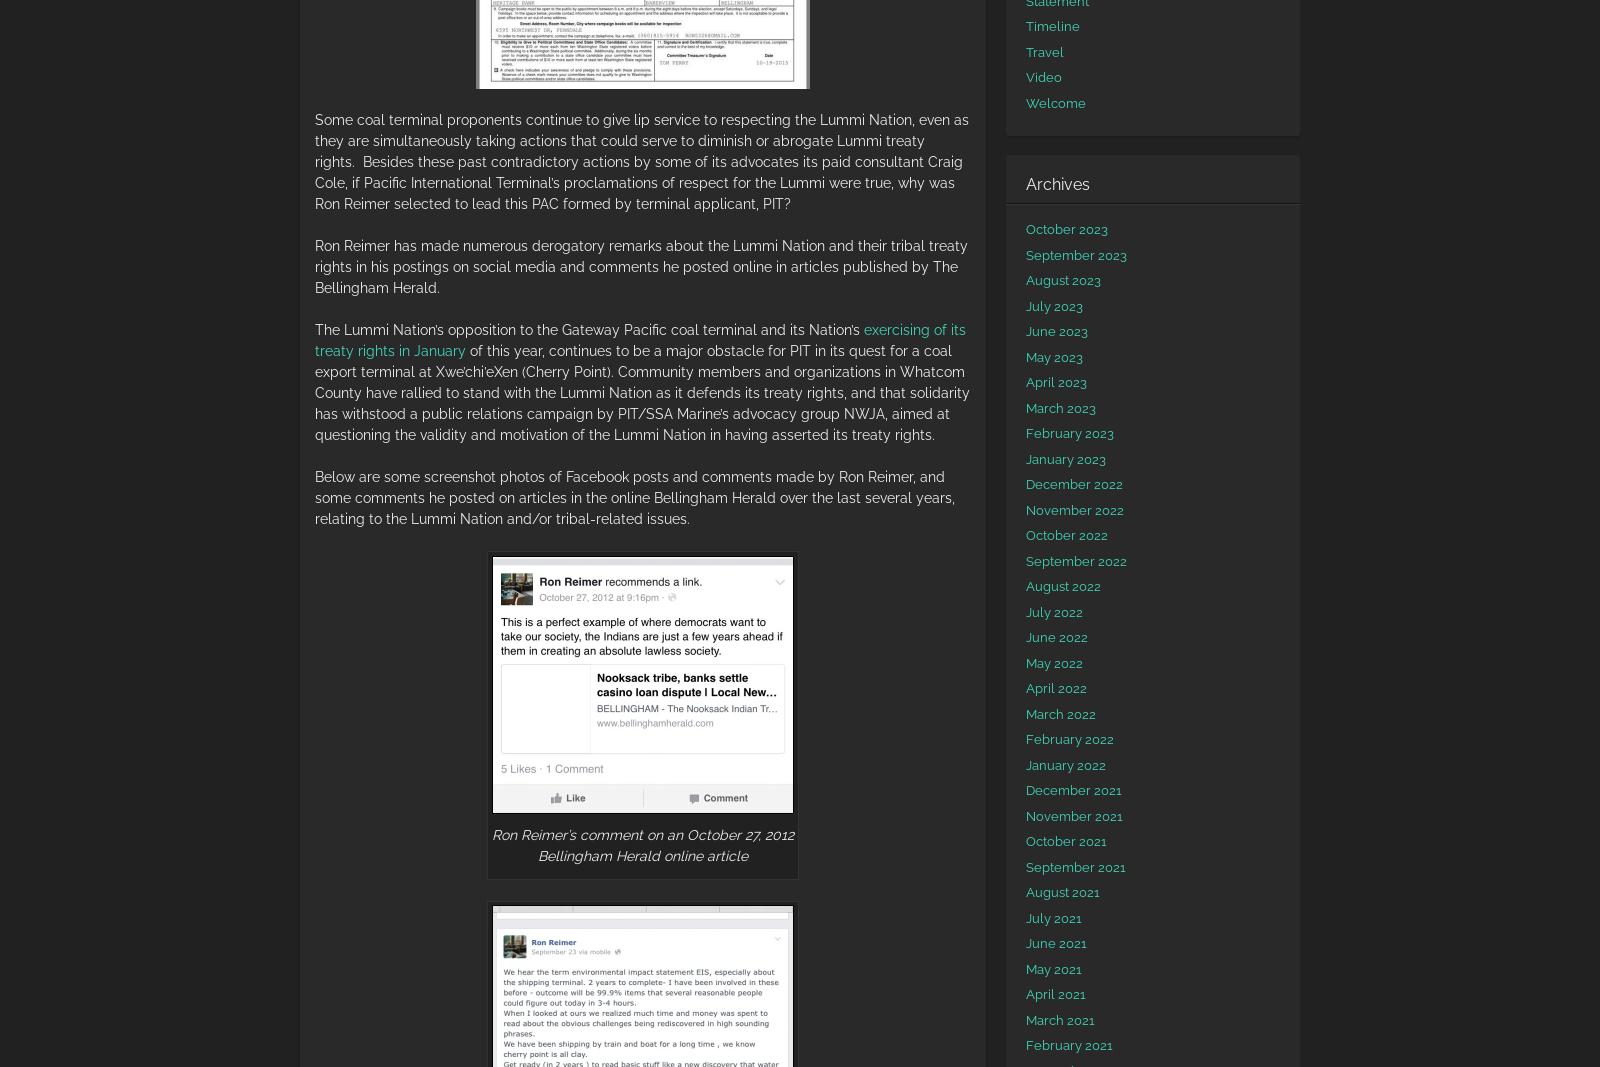  I want to click on 'Below are some screenshot photos of Facebook posts and comments made by Ron Reimer, and some comments he posted on articles in the online Bellingham Herald over the last several years, relating to the Lummi Nation and/or tribal-related issues.', so click(635, 496).